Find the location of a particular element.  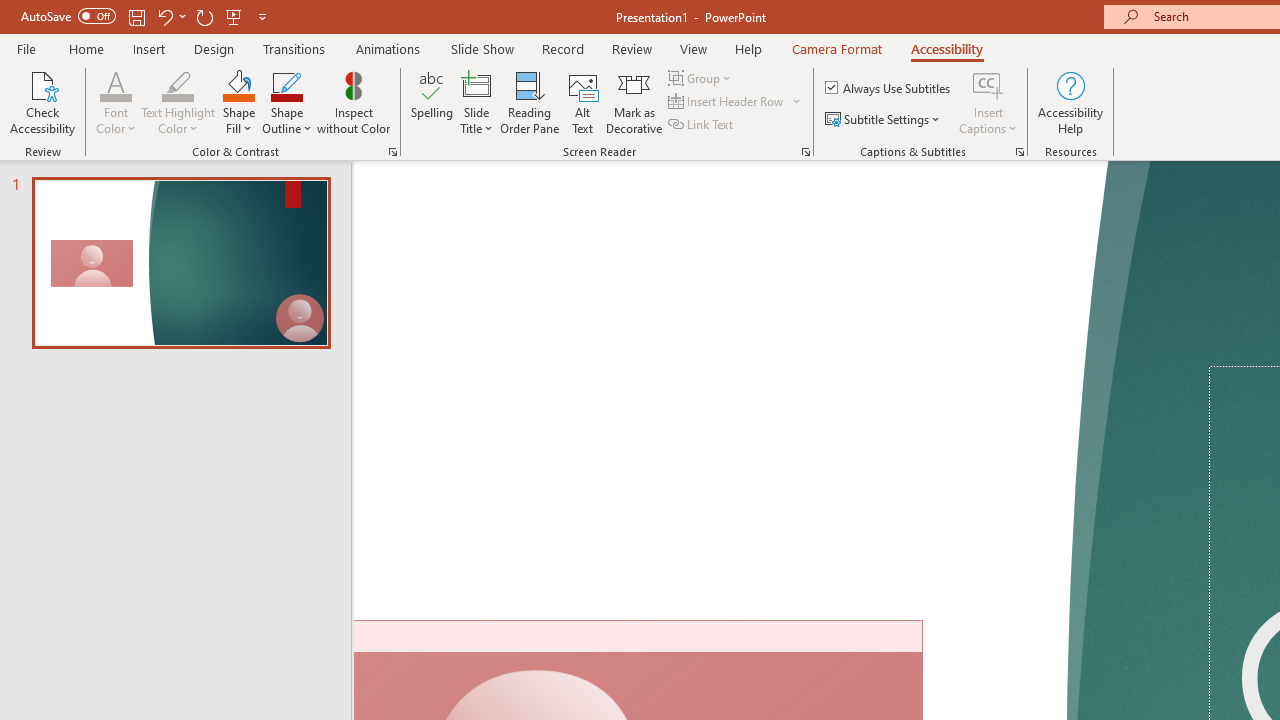

'Always Use Subtitles' is located at coordinates (888, 86).